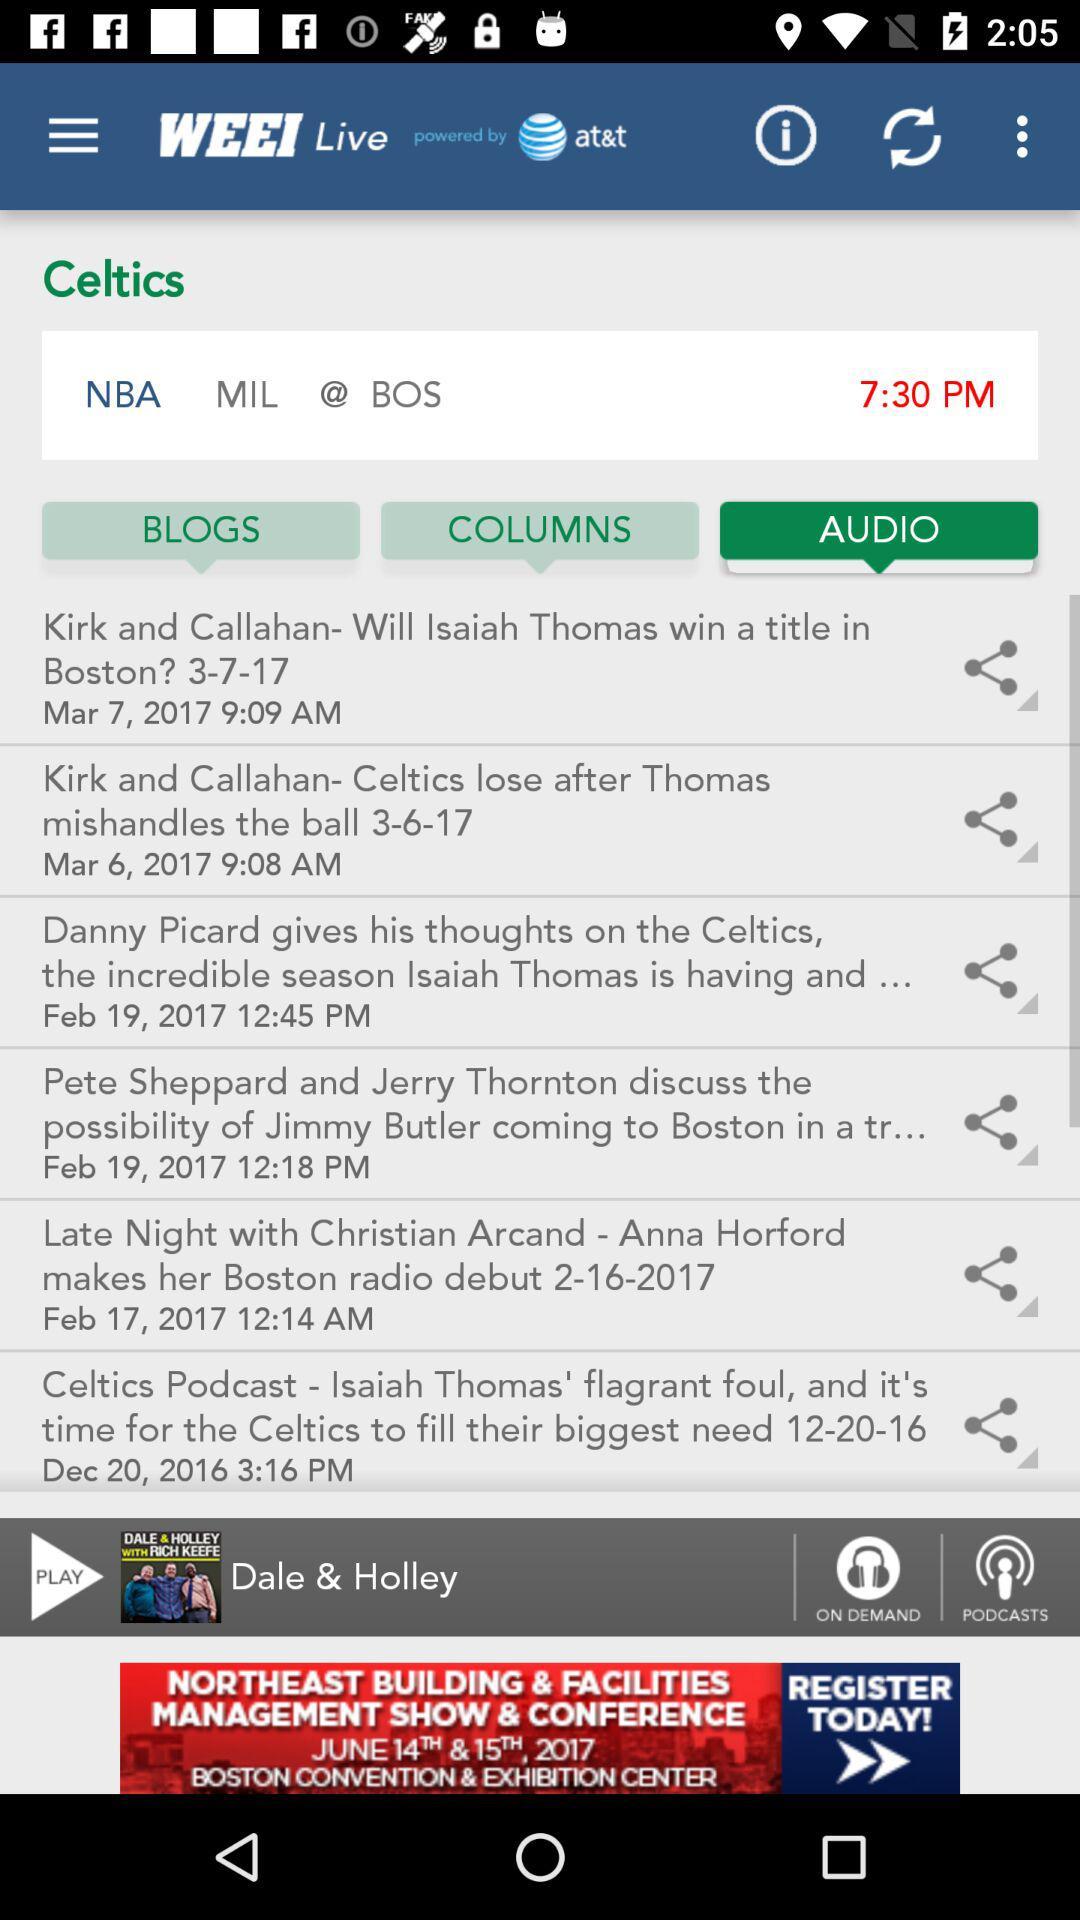  I want to click on visit advertisement, so click(540, 1727).